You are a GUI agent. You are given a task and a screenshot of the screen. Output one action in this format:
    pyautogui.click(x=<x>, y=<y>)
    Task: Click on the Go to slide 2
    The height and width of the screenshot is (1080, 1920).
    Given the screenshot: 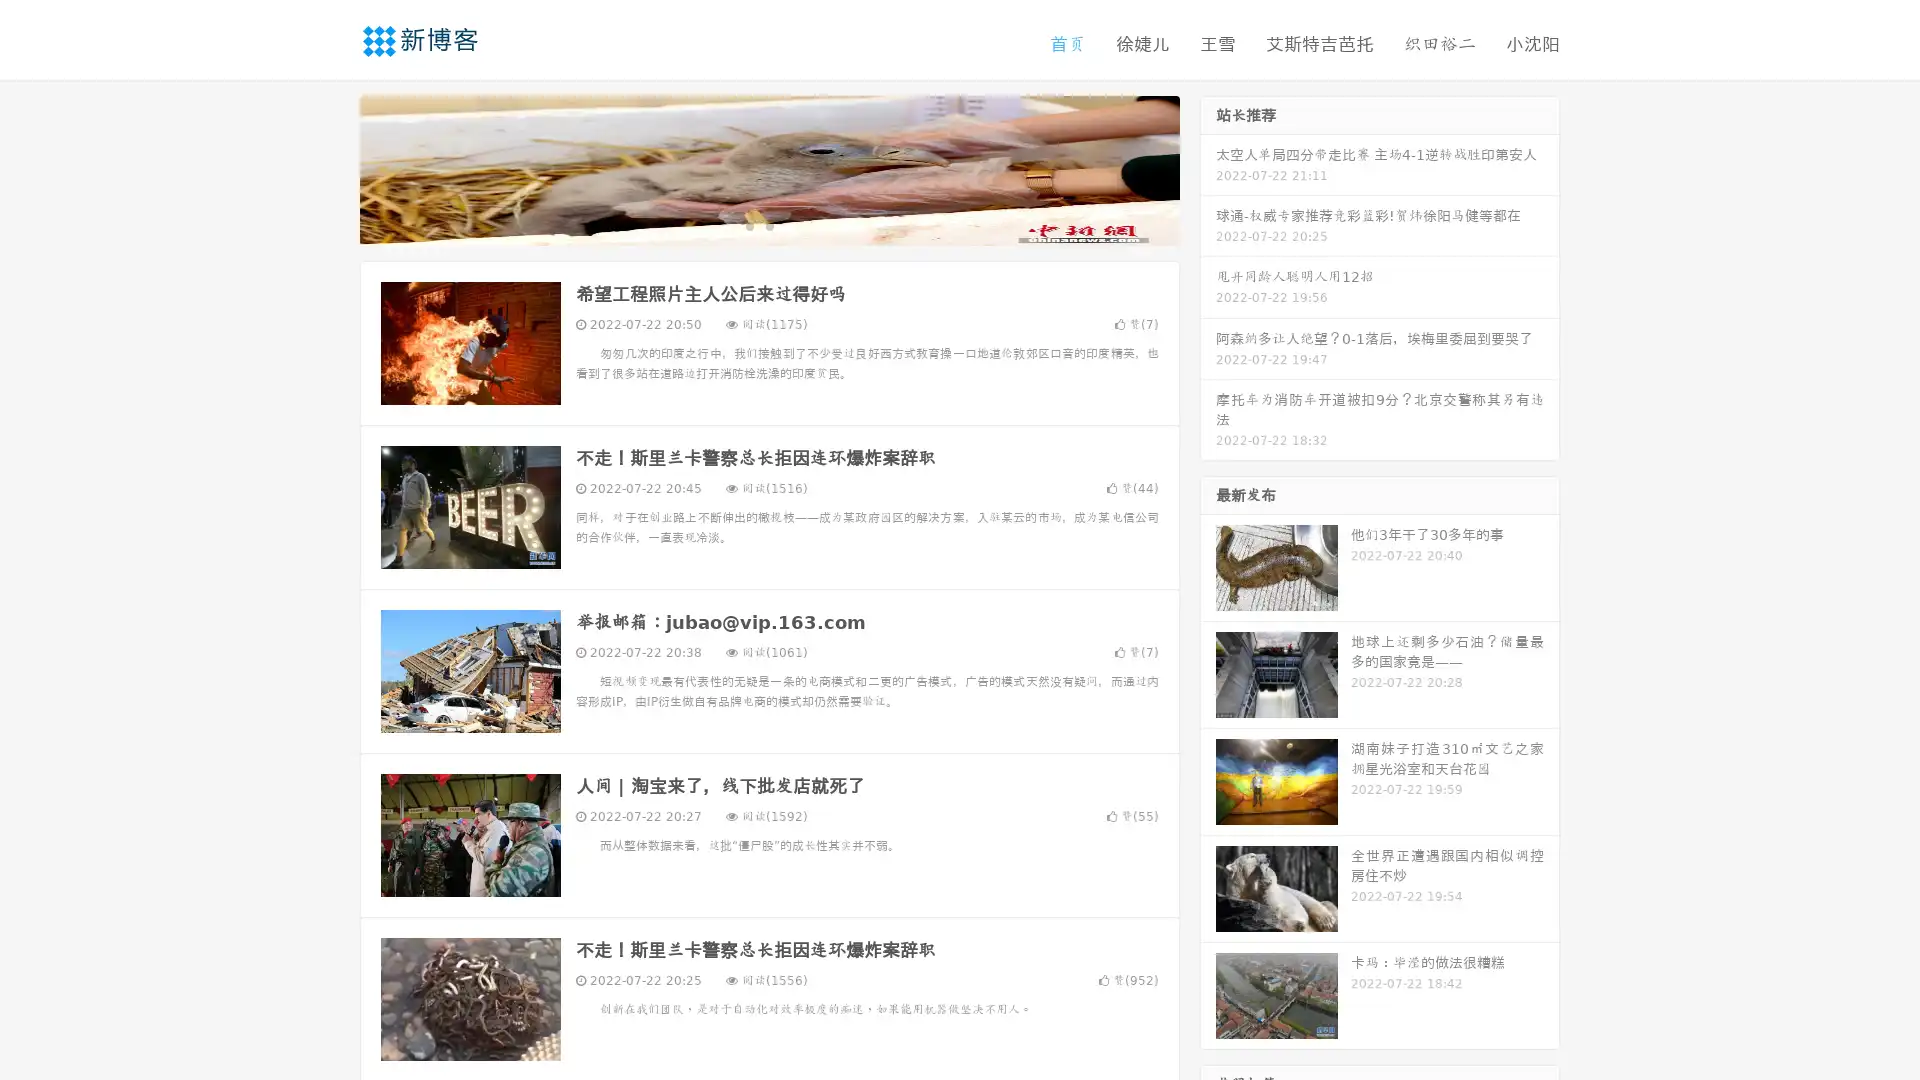 What is the action you would take?
    pyautogui.click(x=768, y=225)
    